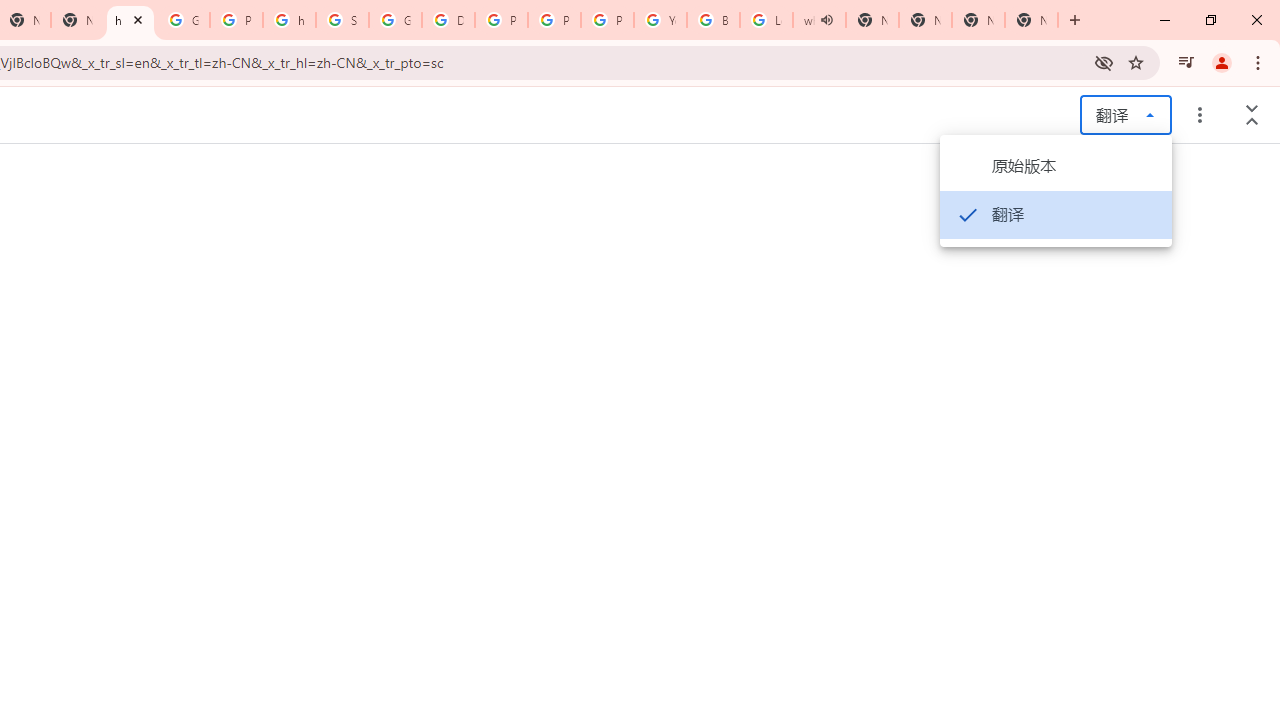 This screenshot has height=720, width=1280. I want to click on 'https://scholar.google.com/', so click(288, 20).